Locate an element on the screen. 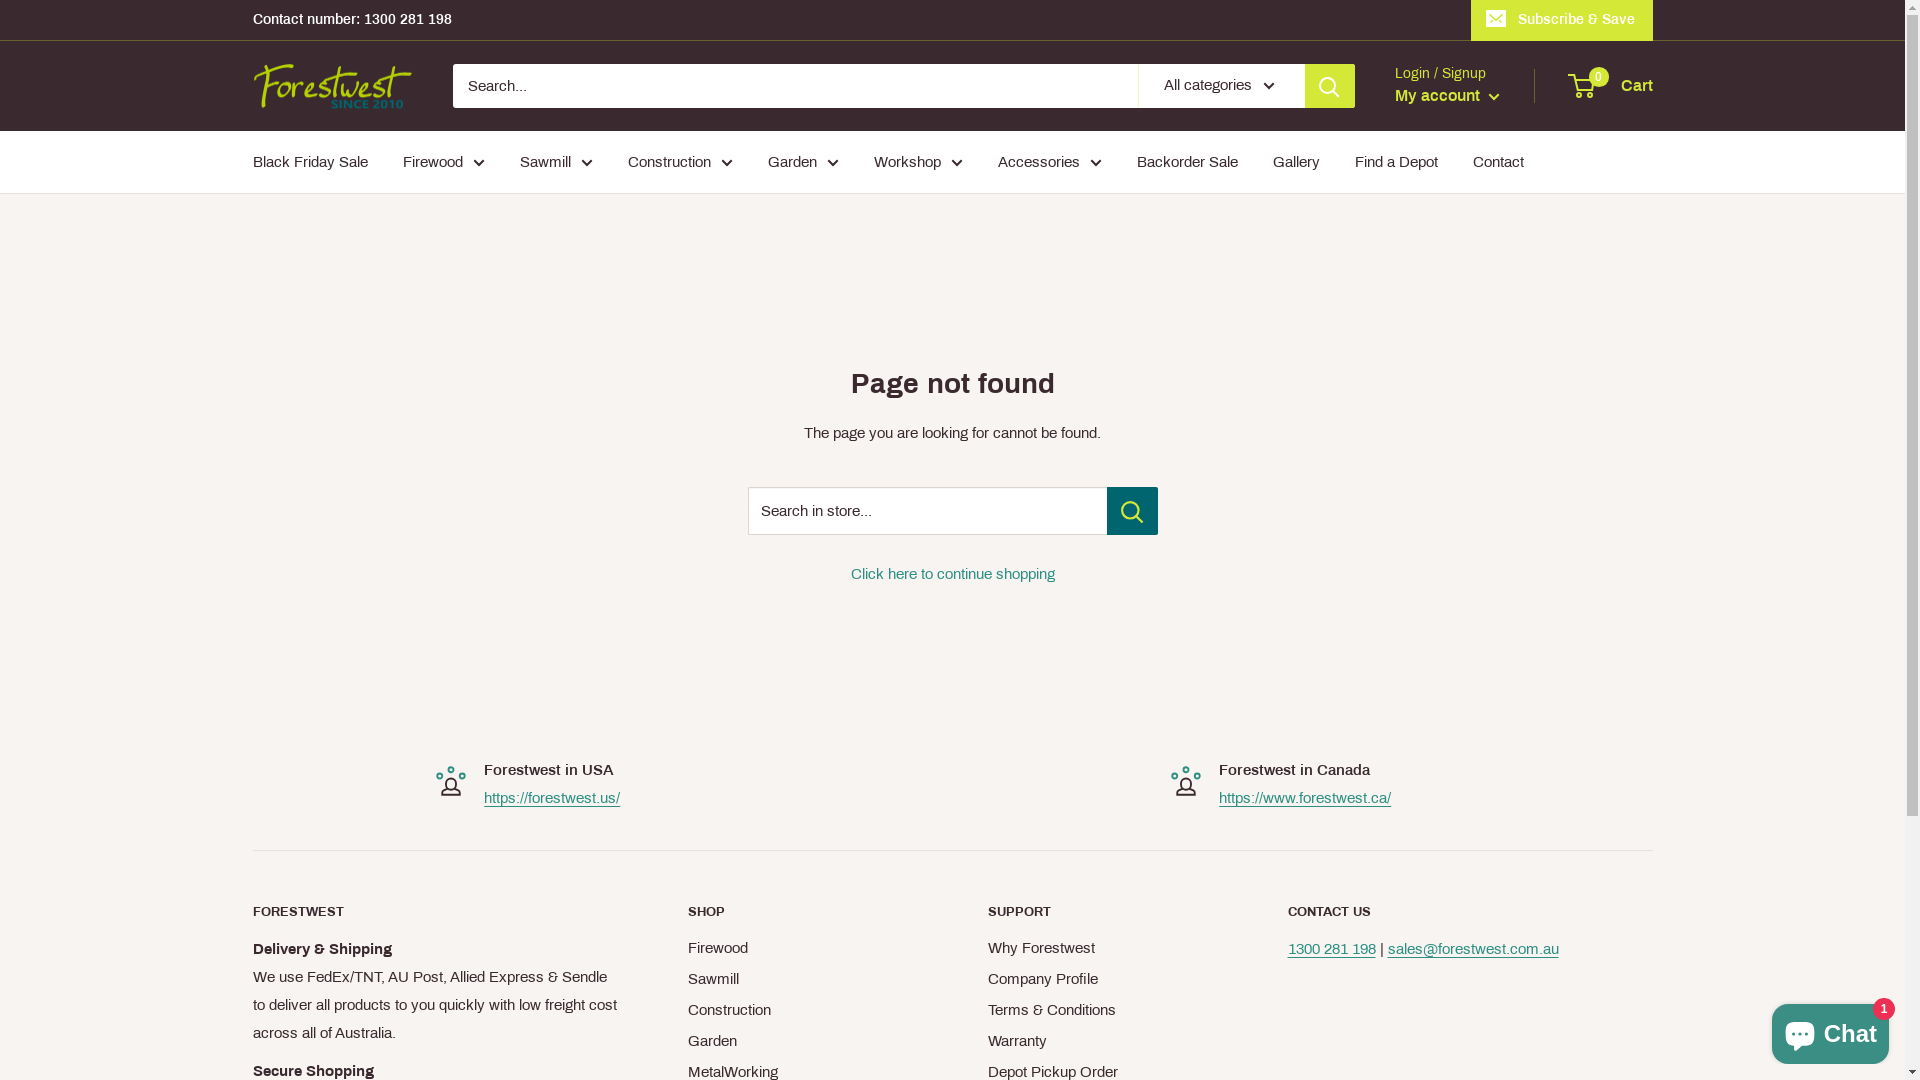 The image size is (1920, 1080). 'My account' is located at coordinates (1446, 96).